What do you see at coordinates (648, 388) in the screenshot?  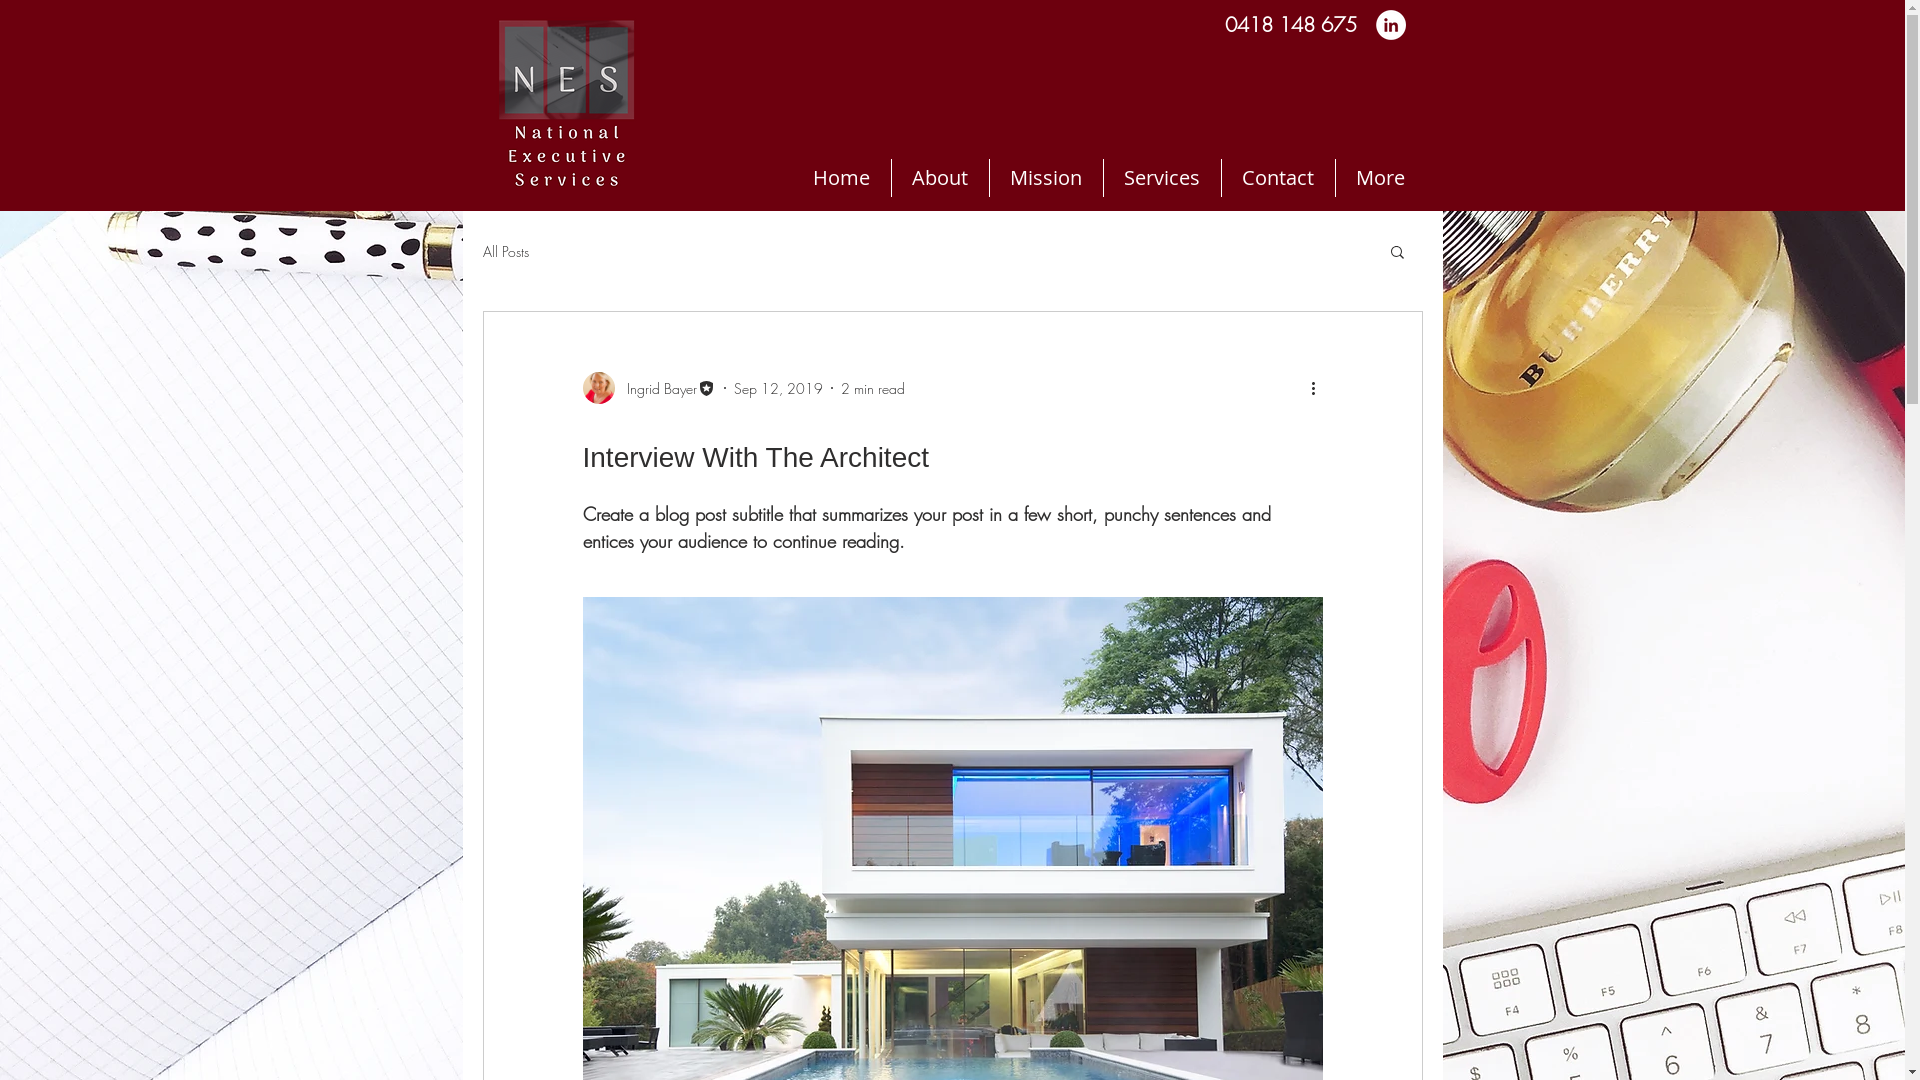 I see `'Ingrid Bayer'` at bounding box center [648, 388].